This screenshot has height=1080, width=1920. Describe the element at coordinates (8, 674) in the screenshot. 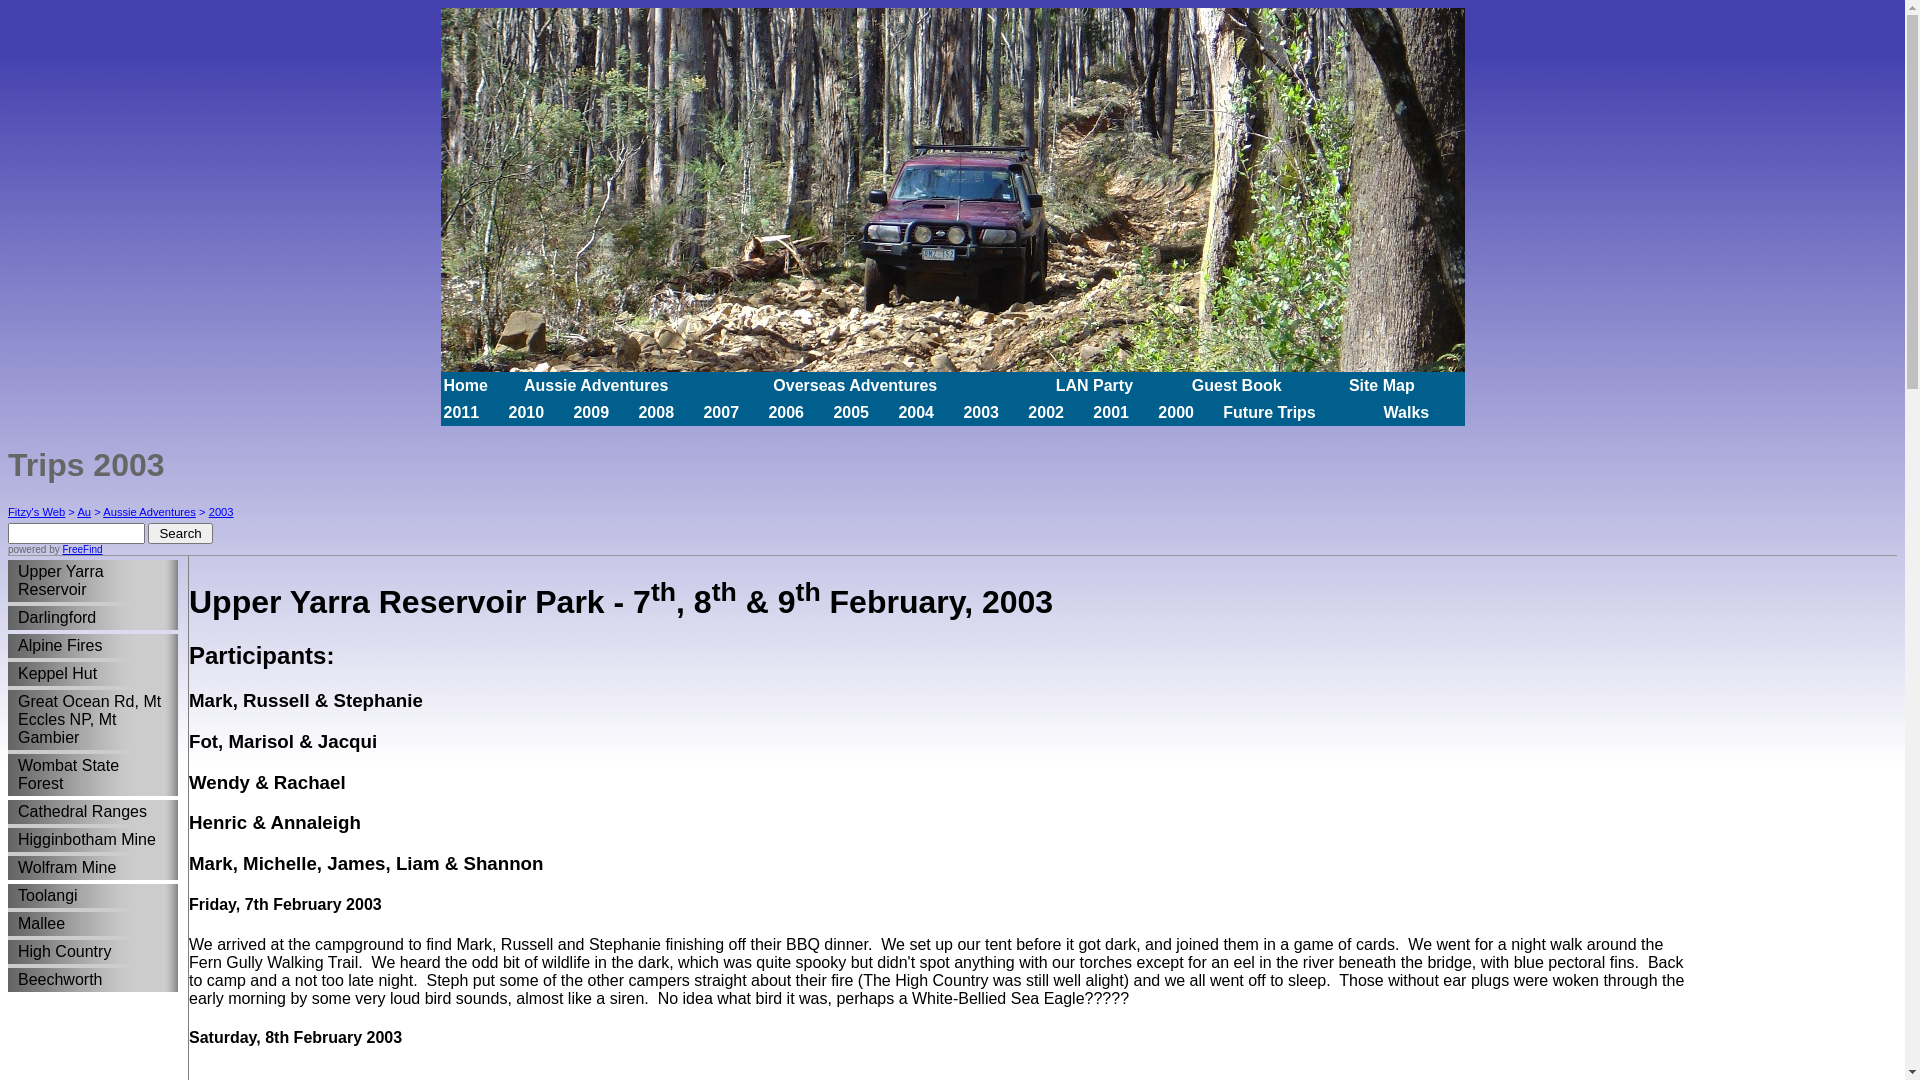

I see `'Keppel Hut'` at that location.